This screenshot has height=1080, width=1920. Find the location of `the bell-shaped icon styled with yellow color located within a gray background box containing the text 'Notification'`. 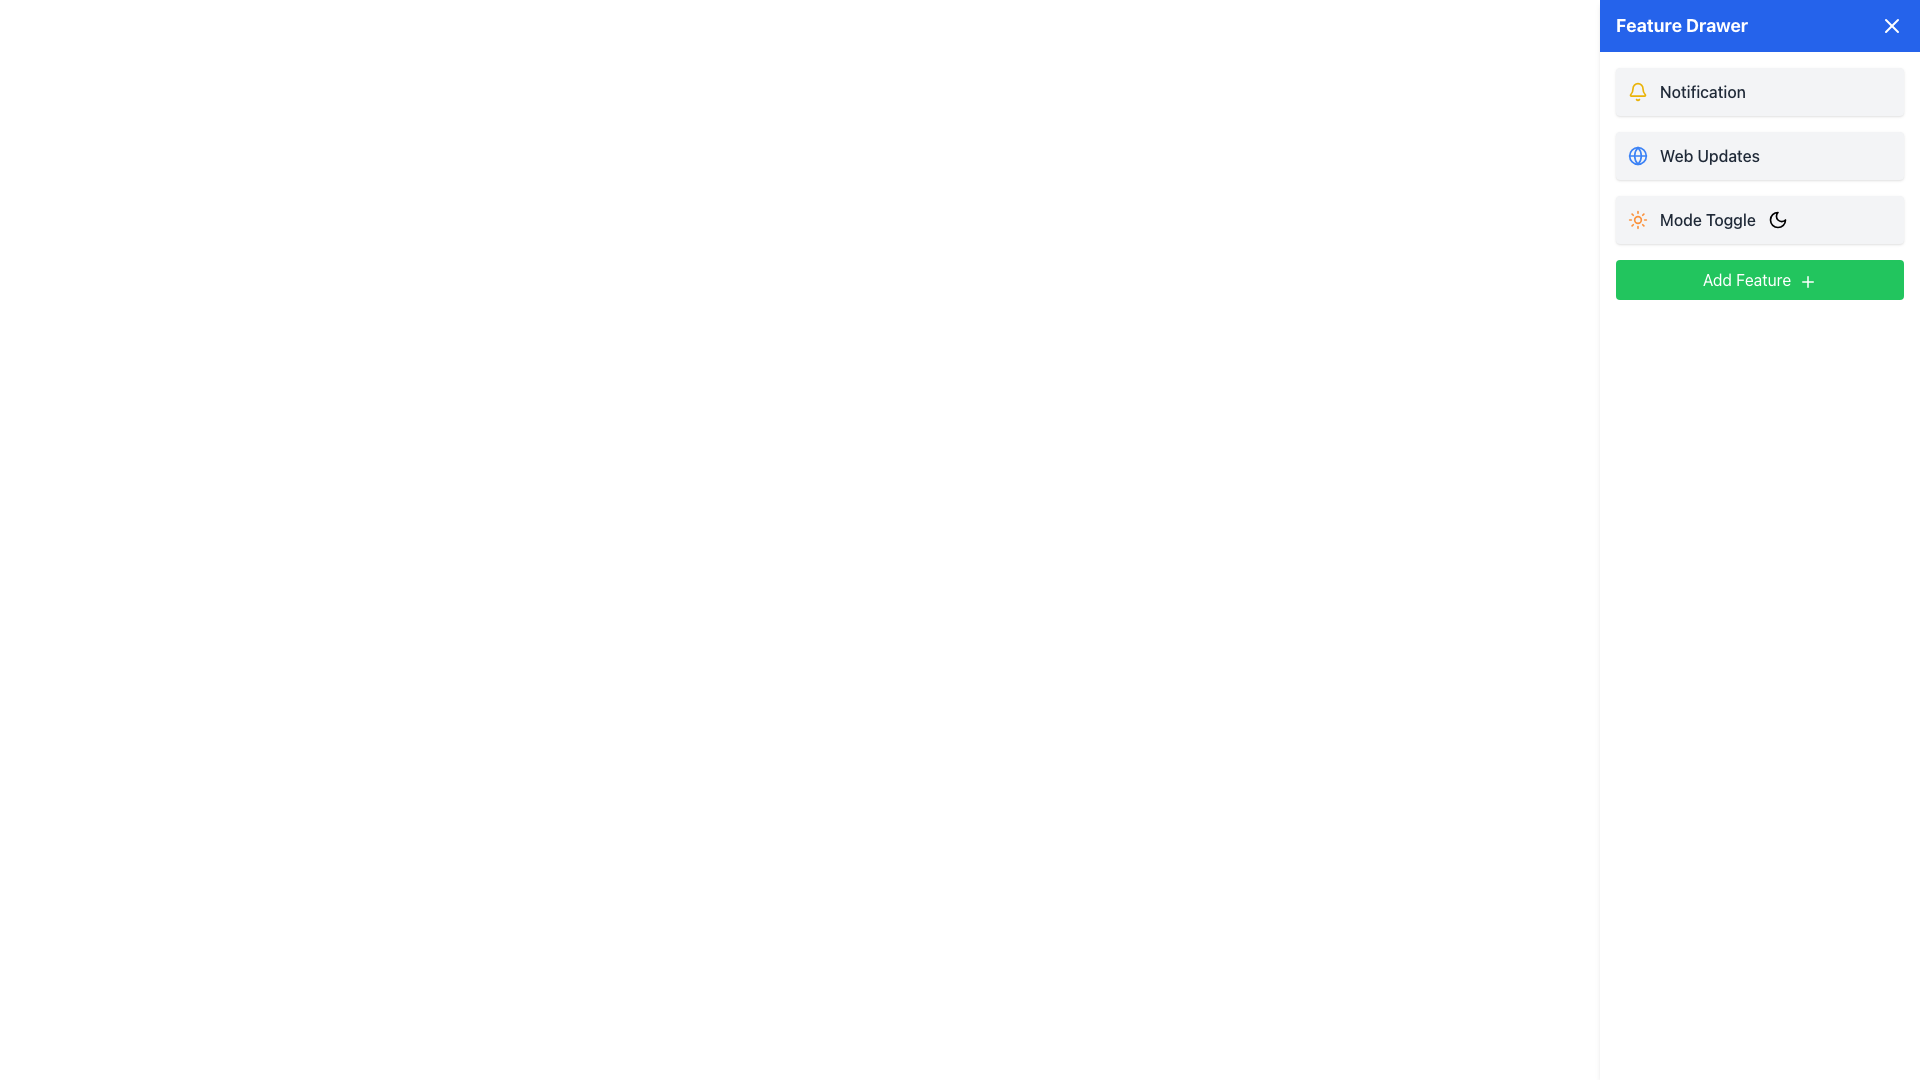

the bell-shaped icon styled with yellow color located within a gray background box containing the text 'Notification' is located at coordinates (1637, 92).